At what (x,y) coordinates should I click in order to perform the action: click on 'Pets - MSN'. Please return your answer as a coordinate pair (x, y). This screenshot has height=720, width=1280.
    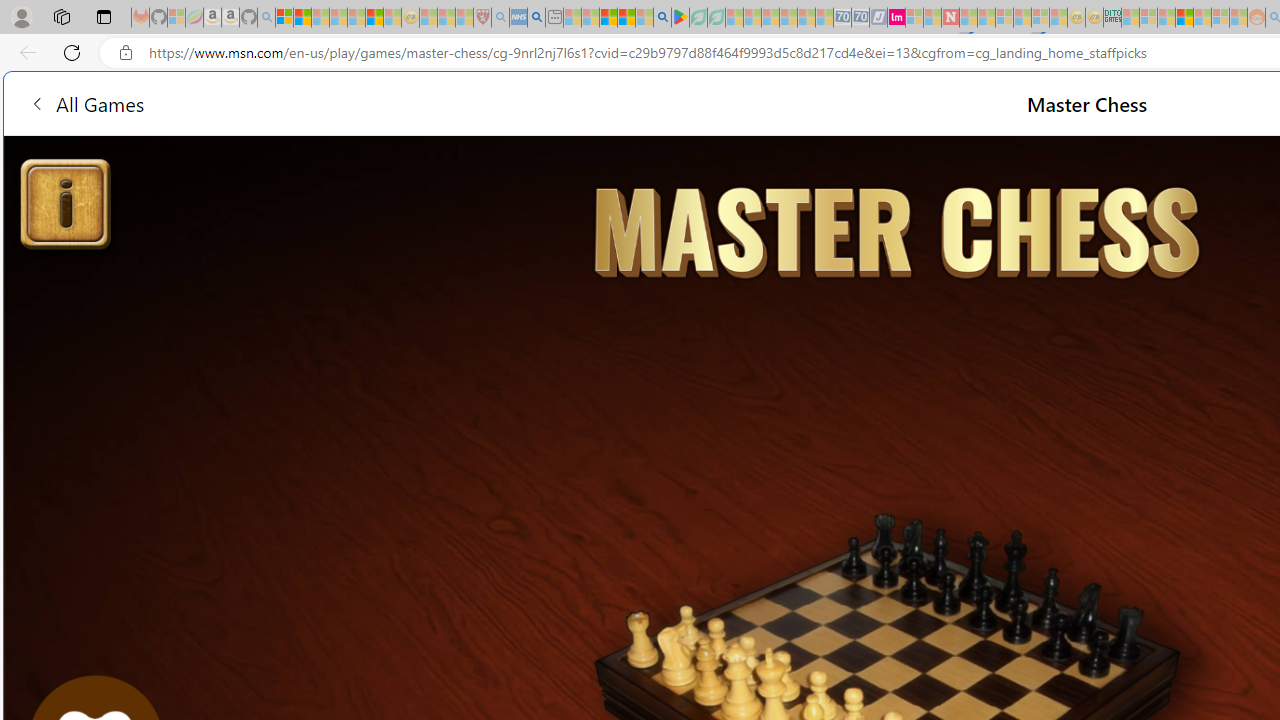
    Looking at the image, I should click on (625, 17).